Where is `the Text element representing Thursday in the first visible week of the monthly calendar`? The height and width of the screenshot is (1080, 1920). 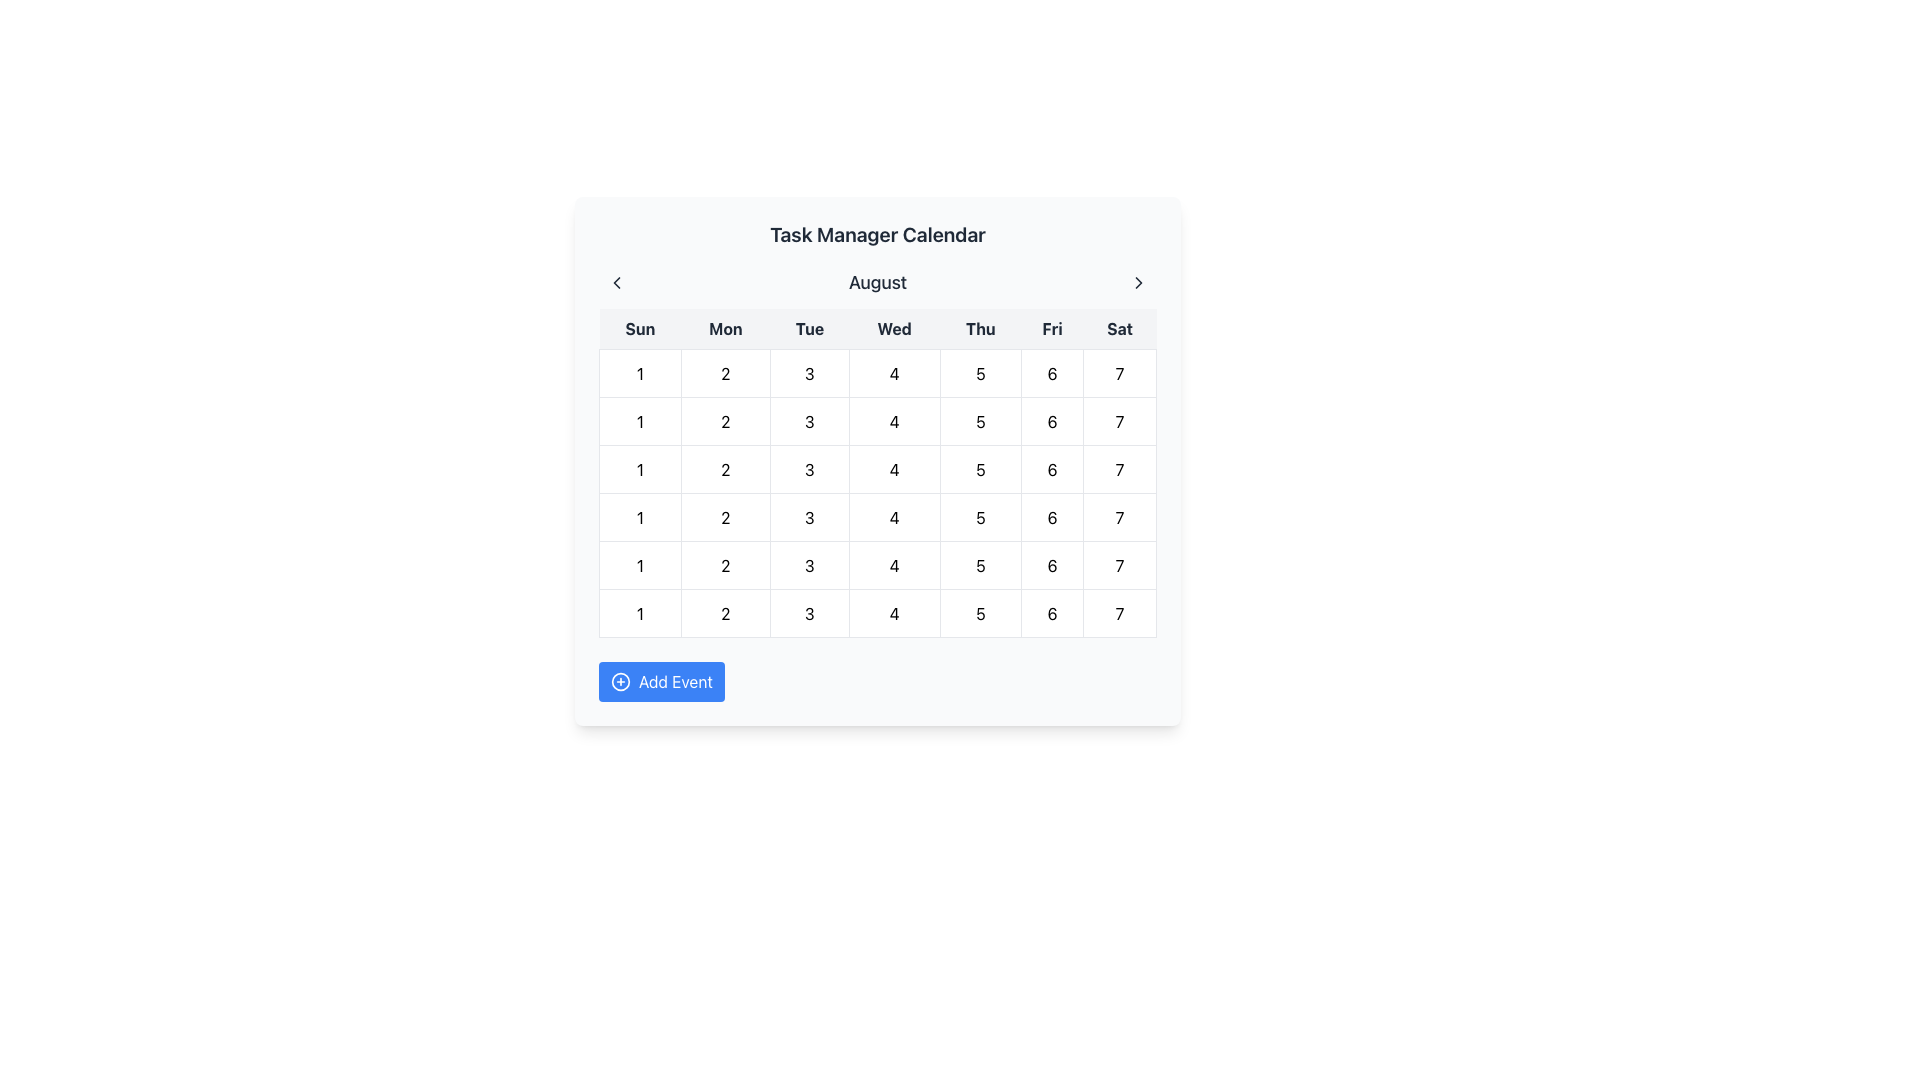
the Text element representing Thursday in the first visible week of the monthly calendar is located at coordinates (980, 420).